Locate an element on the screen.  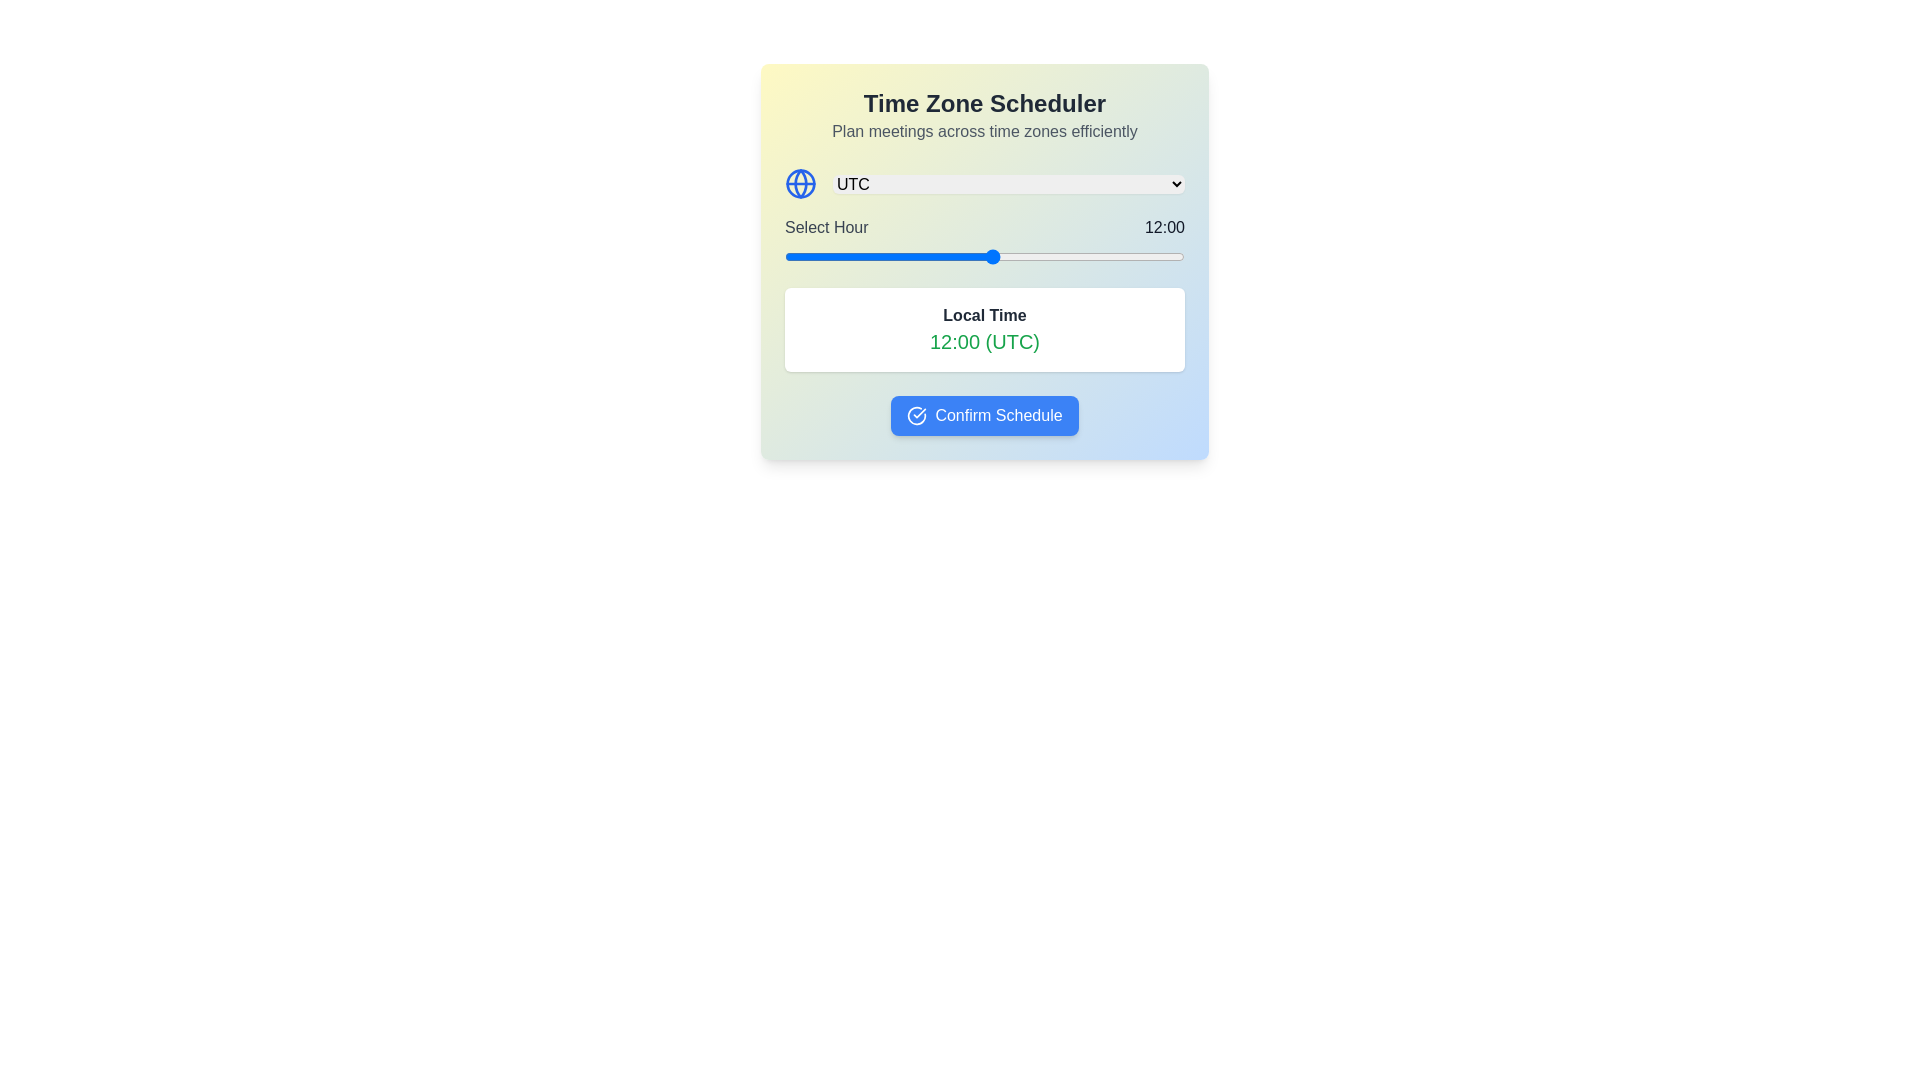
the globe icon located to the left of the 'UTC' dropdown menu in the header section of the interface is located at coordinates (801, 184).